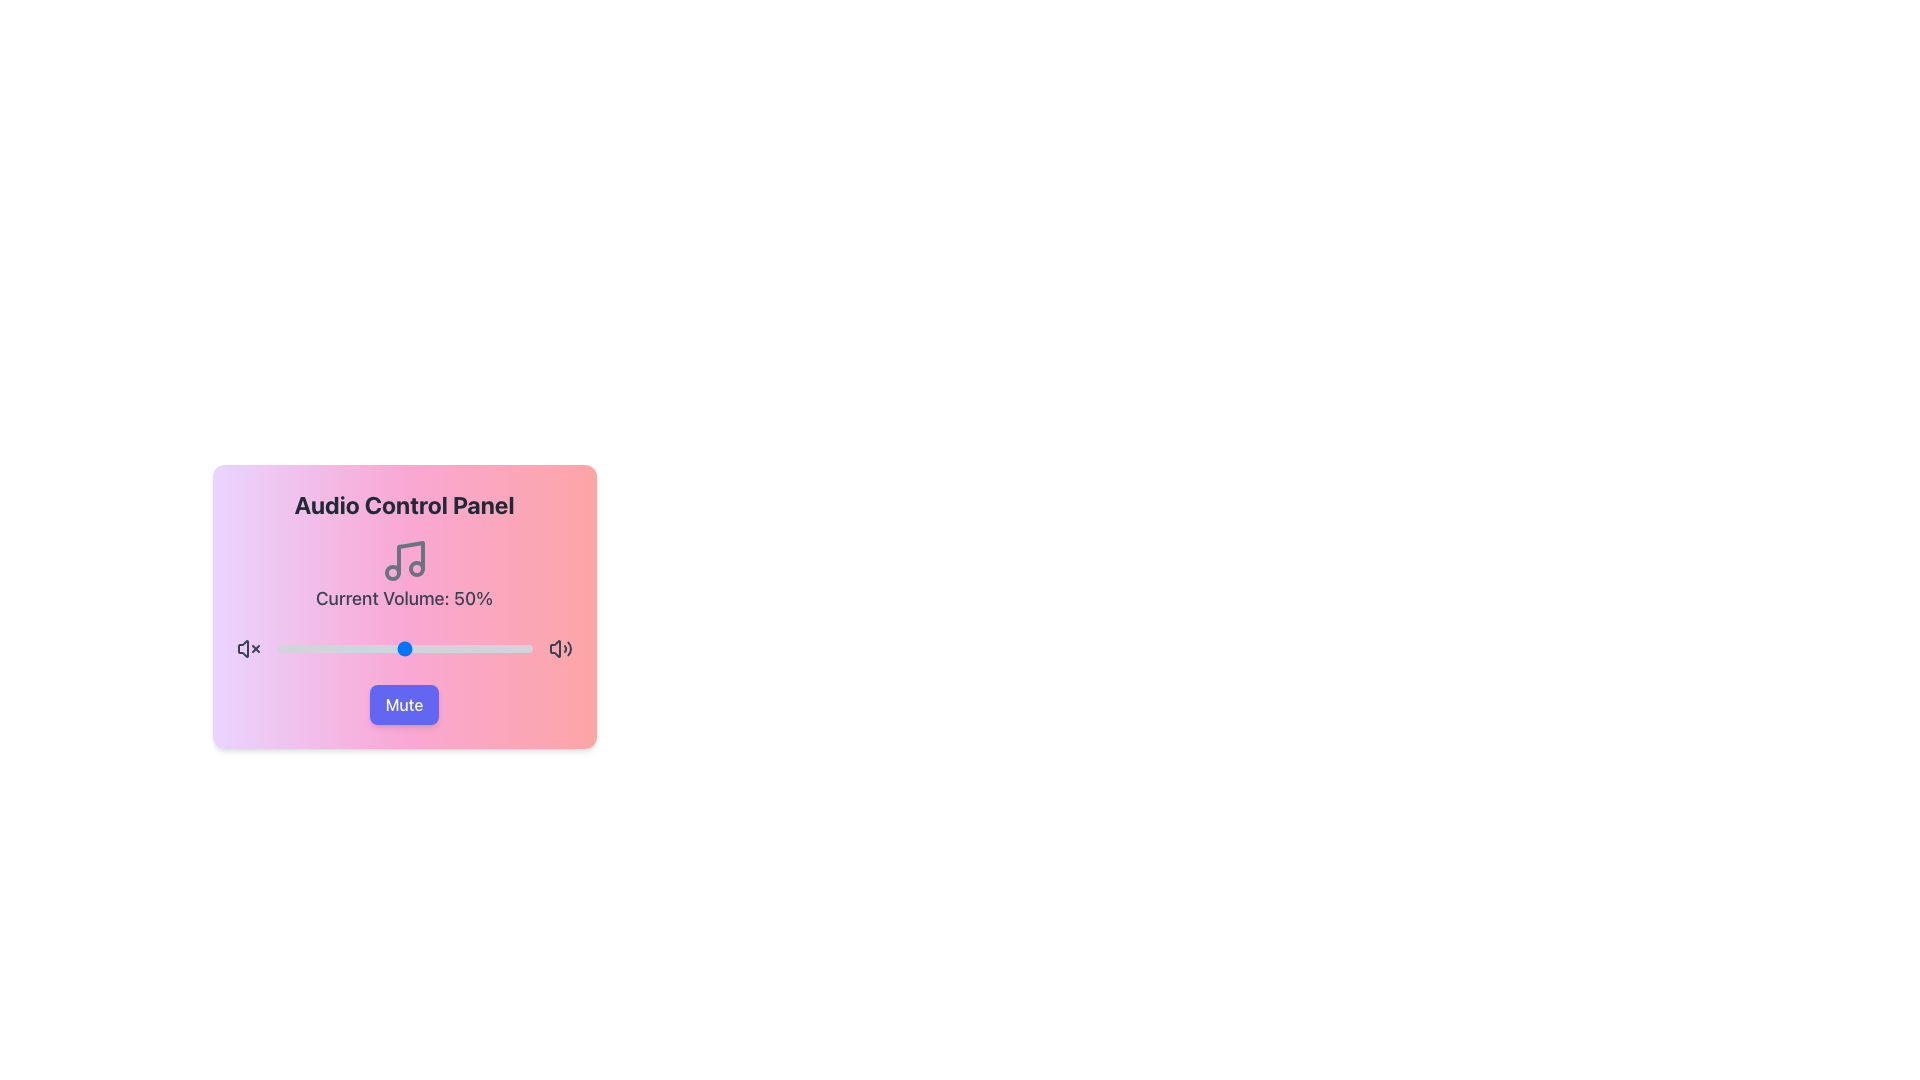 This screenshot has width=1920, height=1080. Describe the element at coordinates (360, 648) in the screenshot. I see `the volume` at that location.